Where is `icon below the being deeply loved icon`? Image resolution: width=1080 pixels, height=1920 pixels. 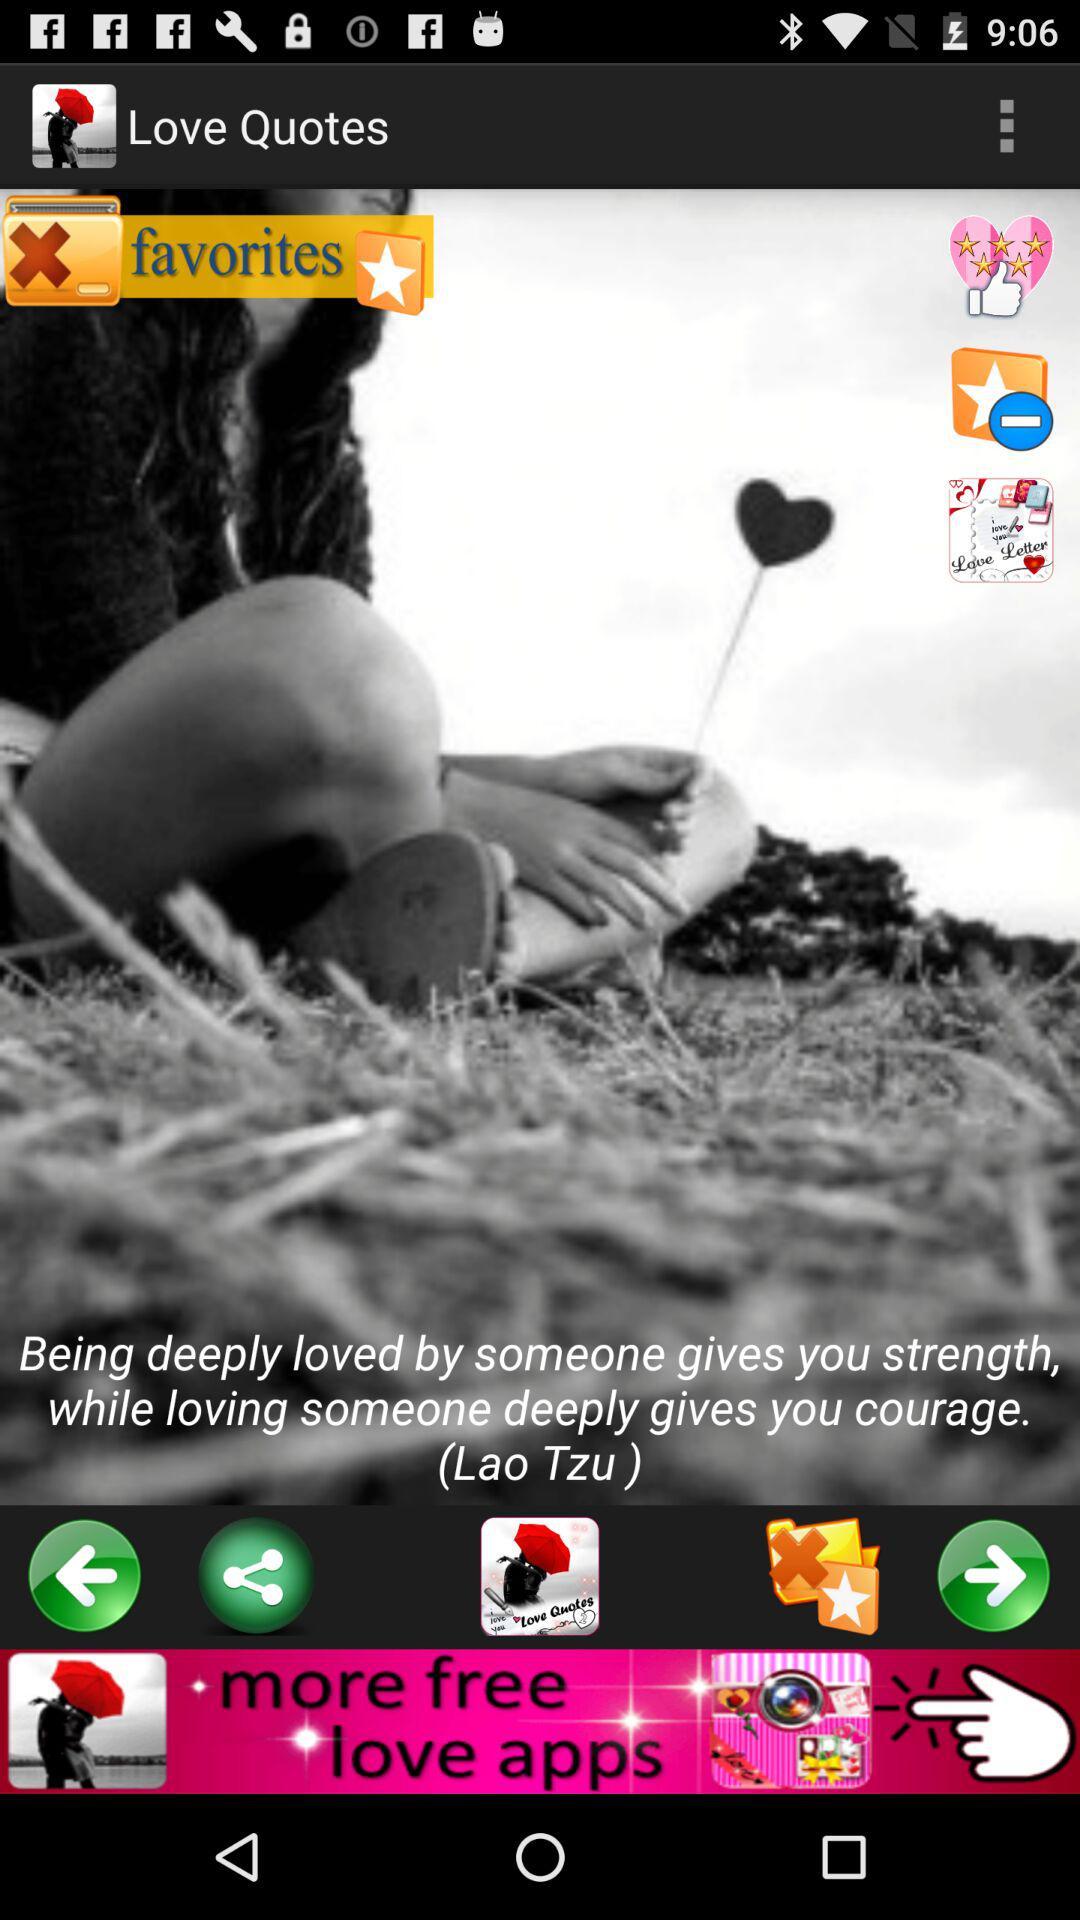
icon below the being deeply loved icon is located at coordinates (540, 1575).